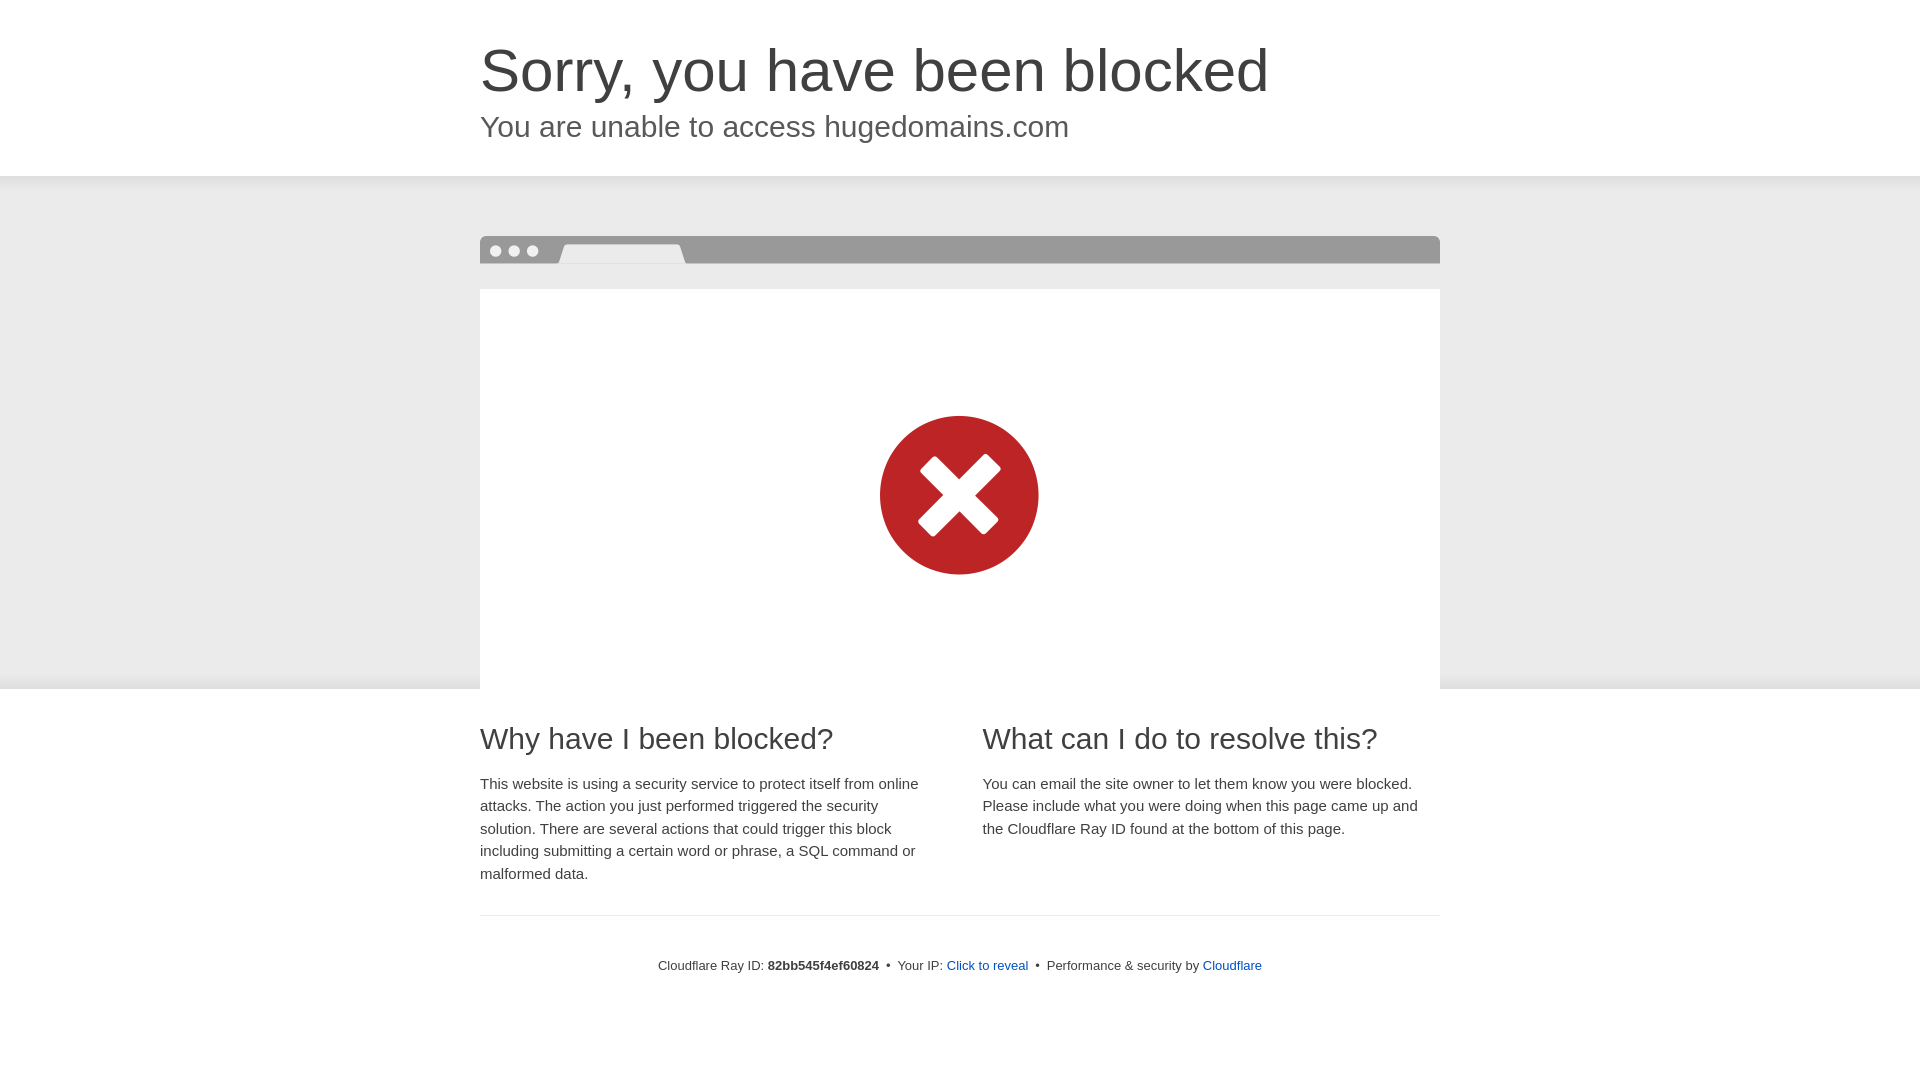 This screenshot has height=1080, width=1920. Describe the element at coordinates (988, 964) in the screenshot. I see `'Click to reveal'` at that location.